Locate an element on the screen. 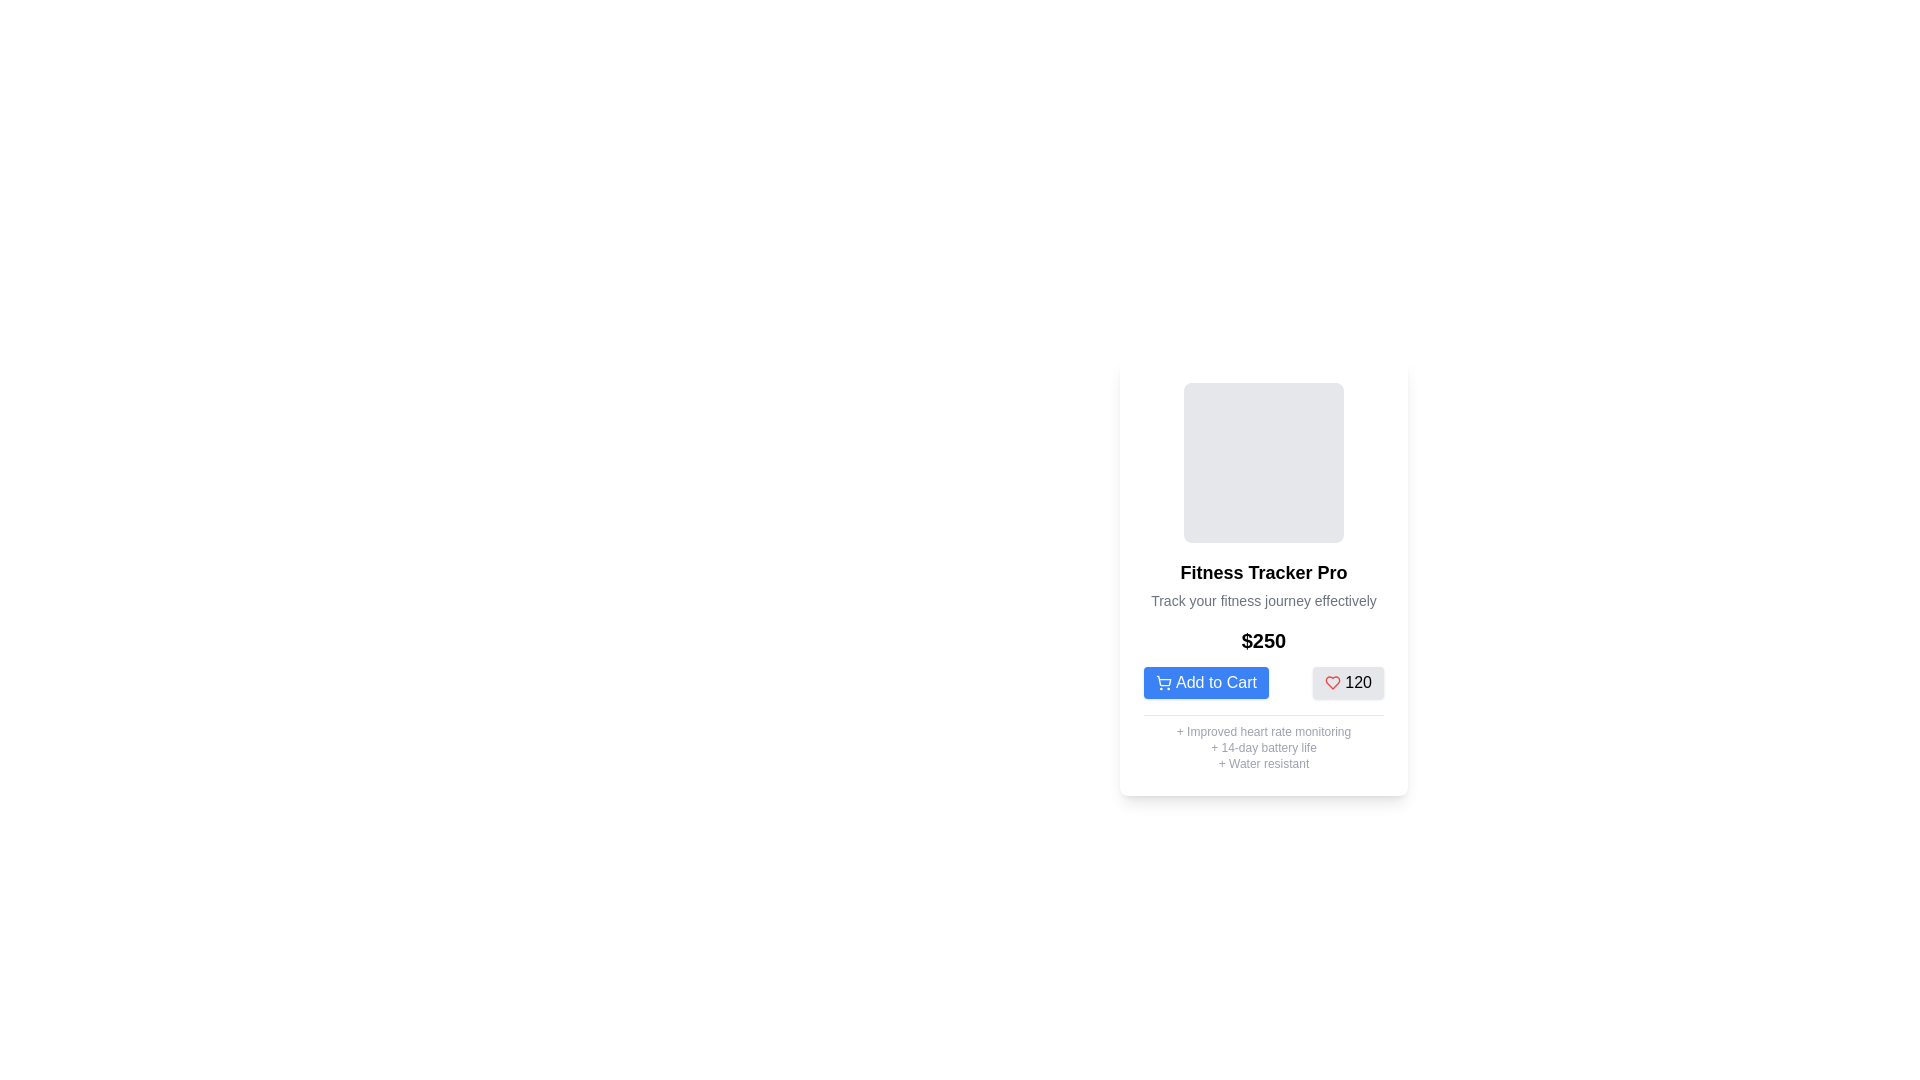  the 'Add to Cart' button which the Icon visually represents, located below the product image and description is located at coordinates (1163, 681).